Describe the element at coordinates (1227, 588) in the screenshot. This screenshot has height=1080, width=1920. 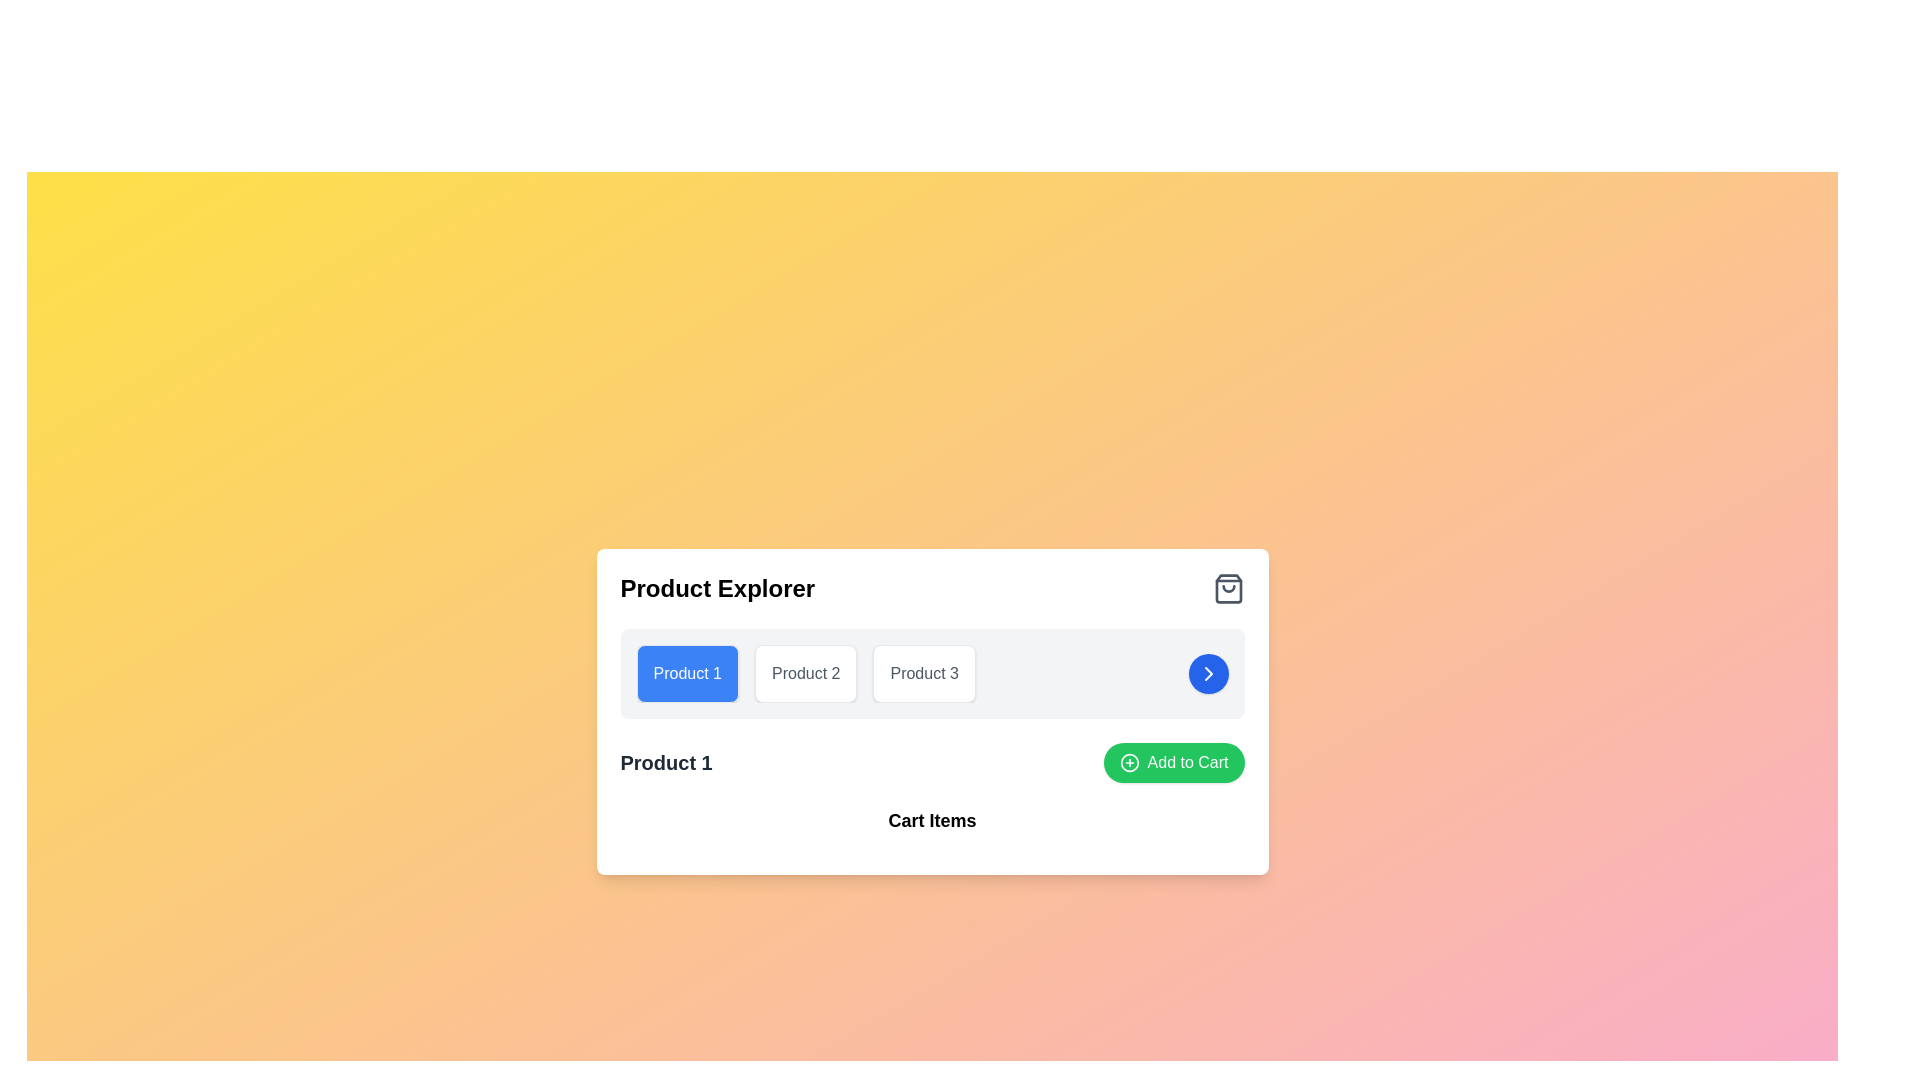
I see `the shopping bag icon located at the top-right corner of the 'Product Explorer' section` at that location.